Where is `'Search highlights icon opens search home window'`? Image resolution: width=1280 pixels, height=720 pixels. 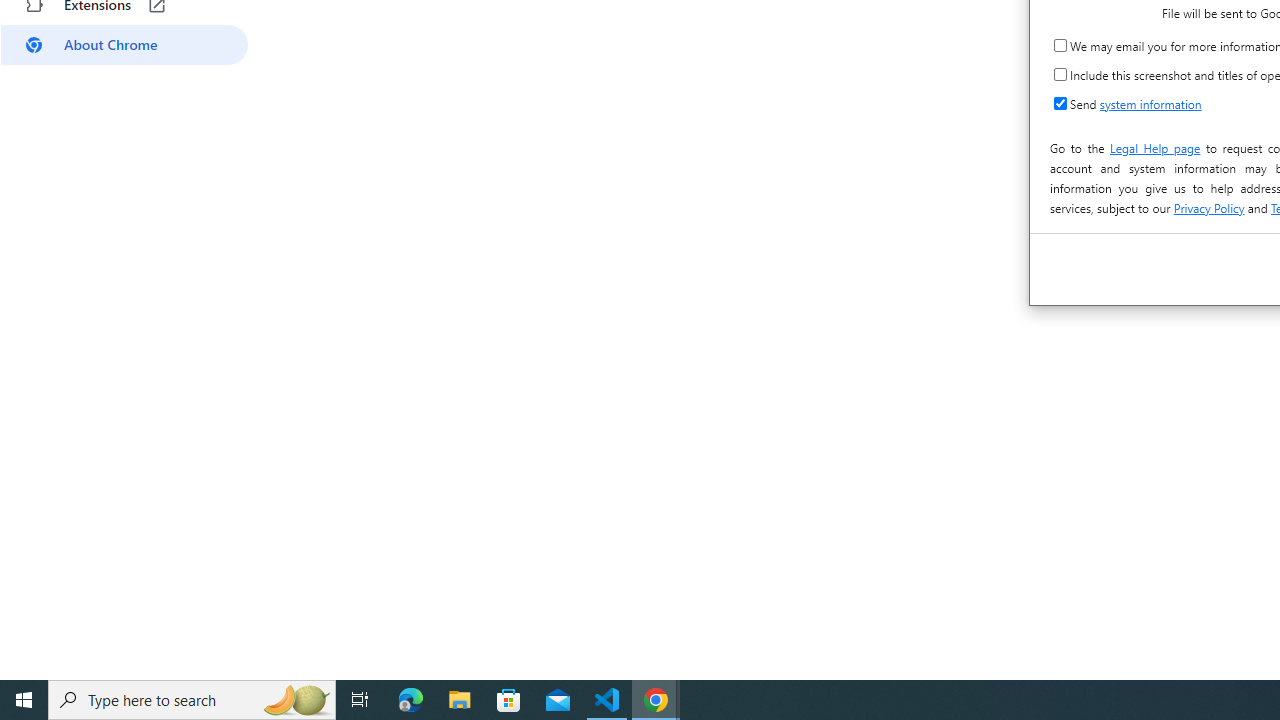 'Search highlights icon opens search home window' is located at coordinates (294, 698).